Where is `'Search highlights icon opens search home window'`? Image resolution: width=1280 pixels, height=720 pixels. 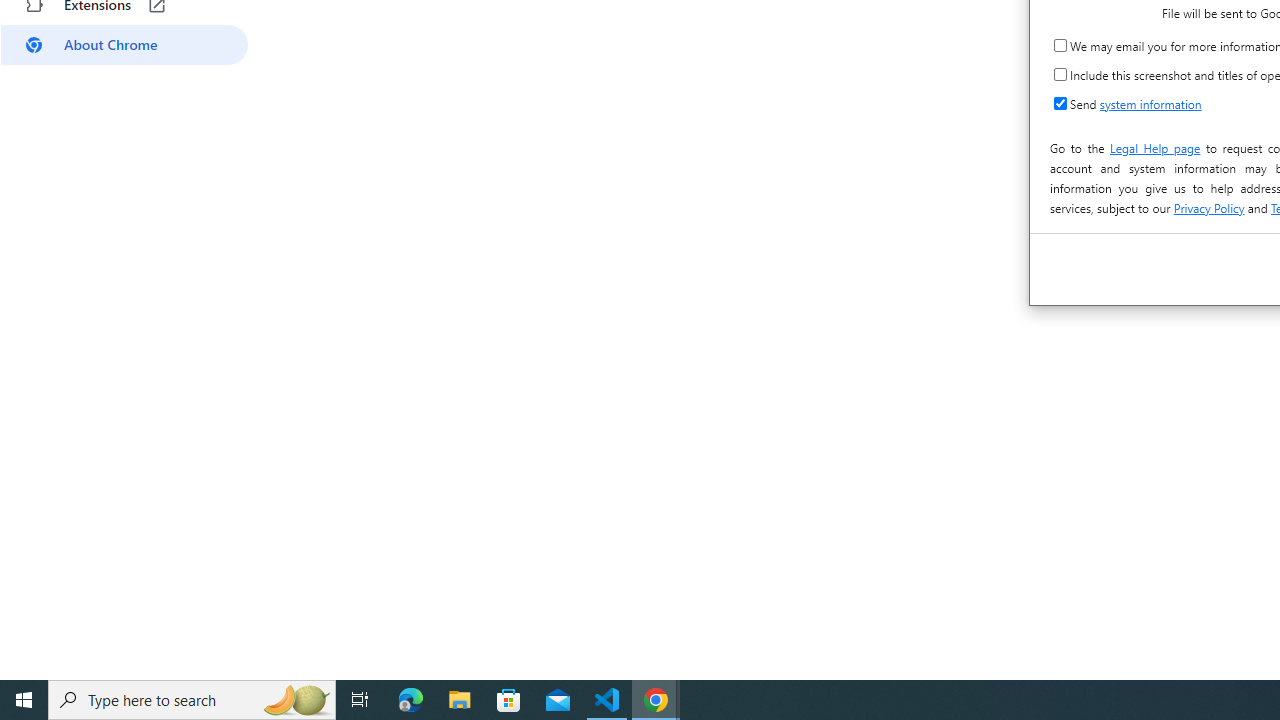 'Search highlights icon opens search home window' is located at coordinates (294, 698).